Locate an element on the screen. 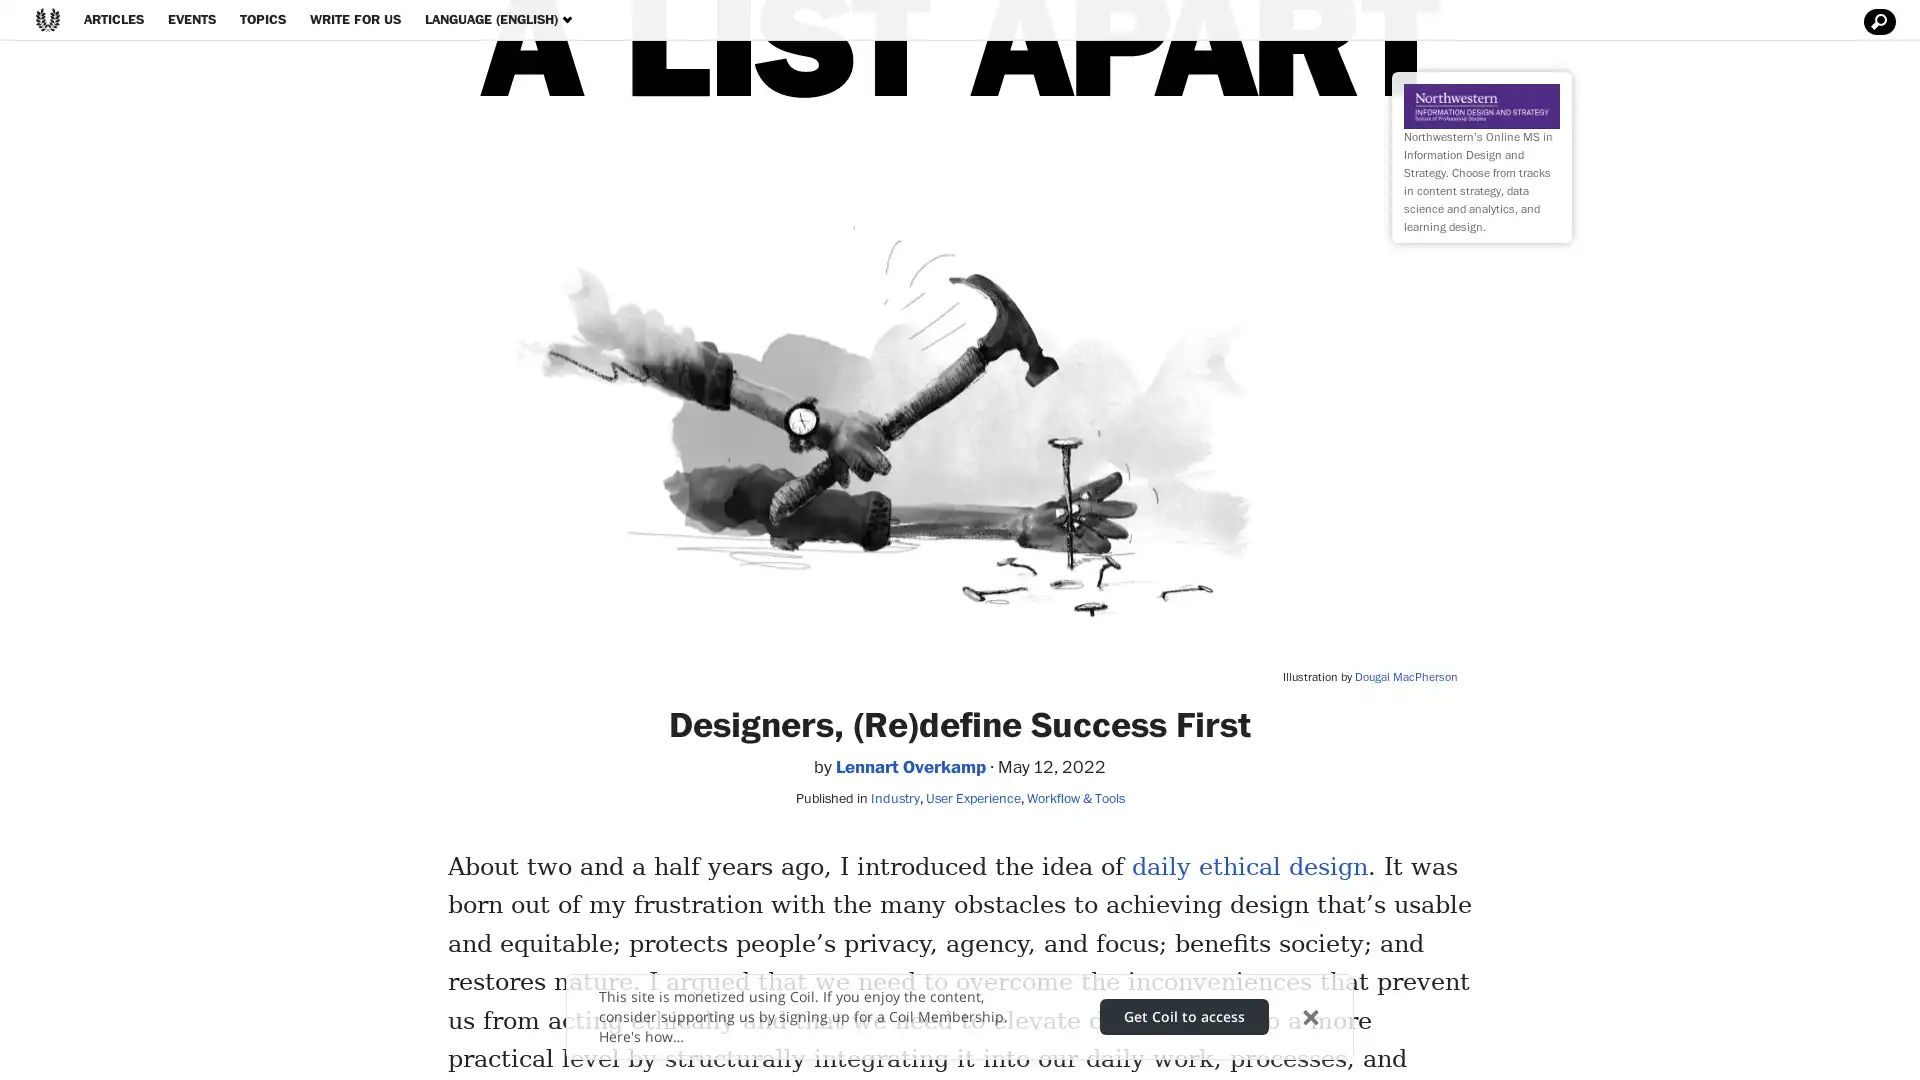  Search is located at coordinates (1876, 22).